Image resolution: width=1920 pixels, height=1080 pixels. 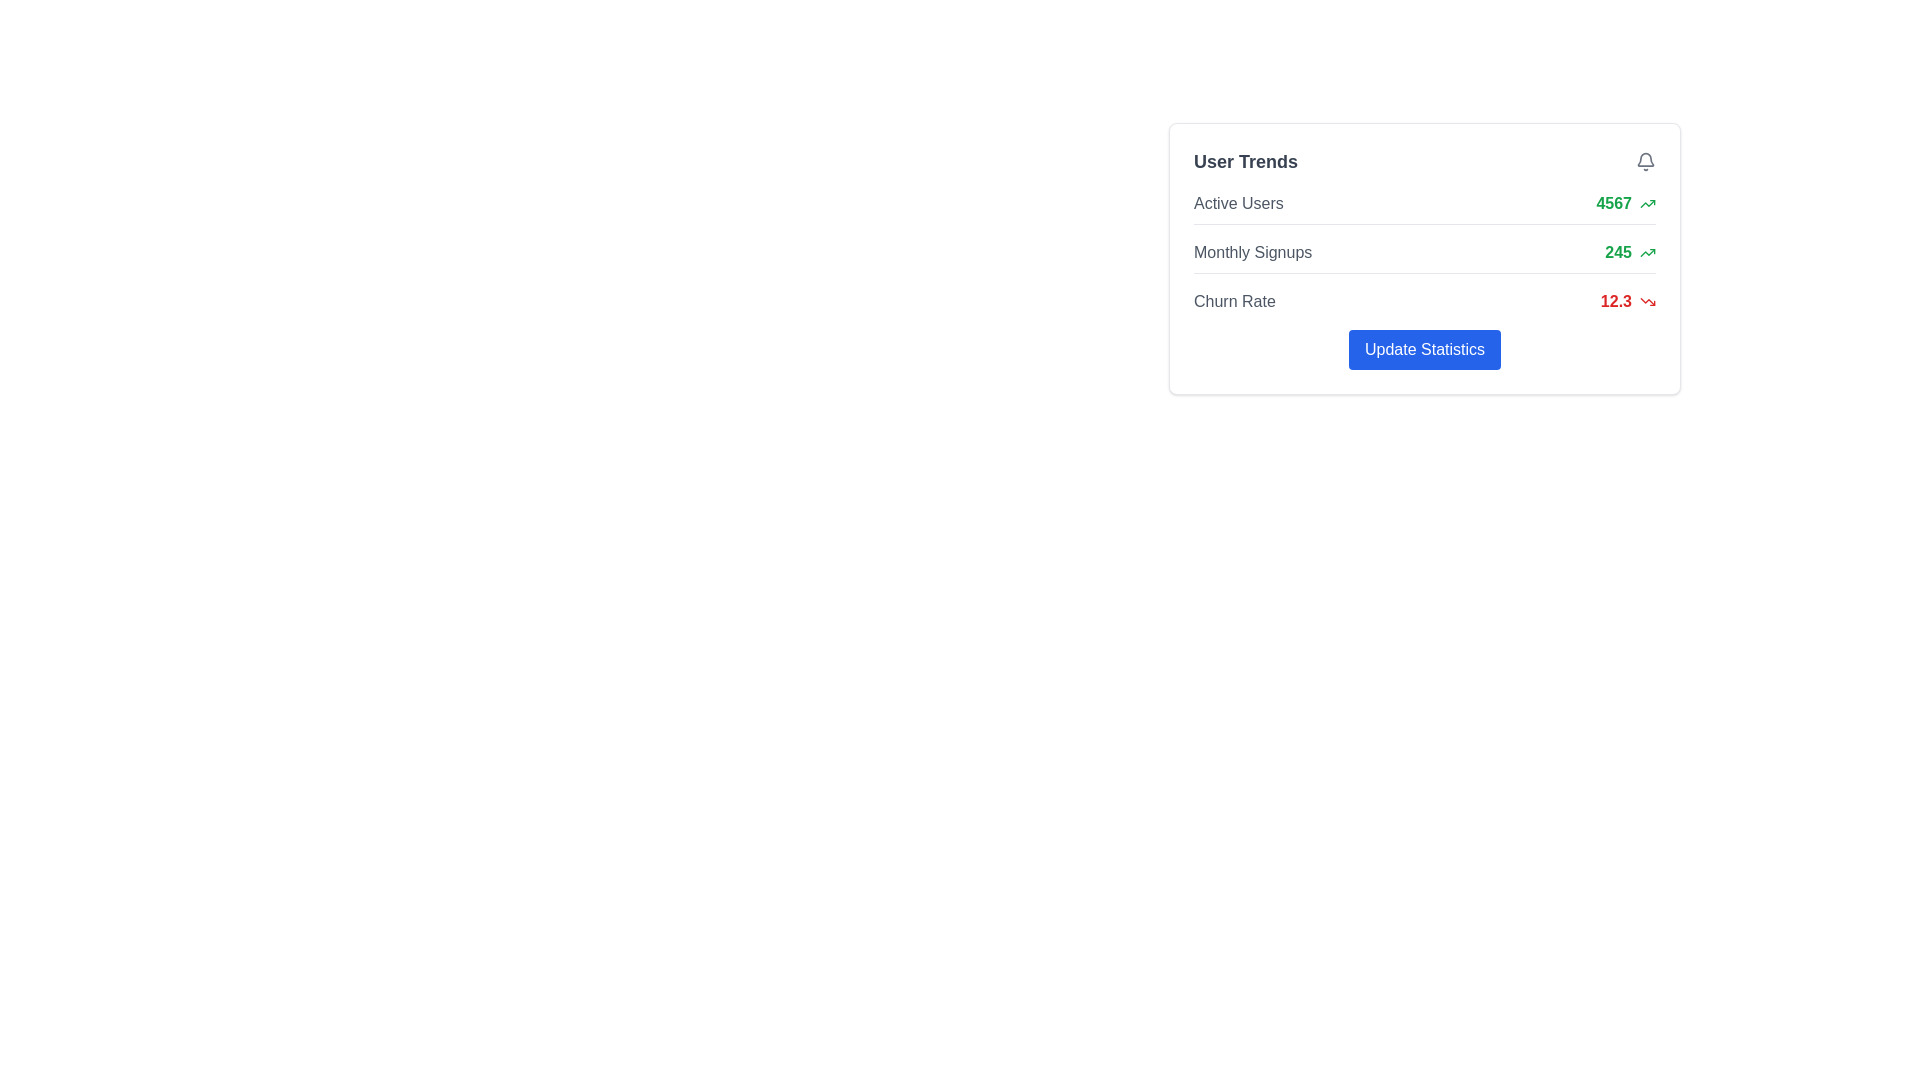 What do you see at coordinates (1233, 301) in the screenshot?
I see `text label indicating the churn rate located under the 'User Trends' section, positioned to the left of the numerical value '12.3'` at bounding box center [1233, 301].